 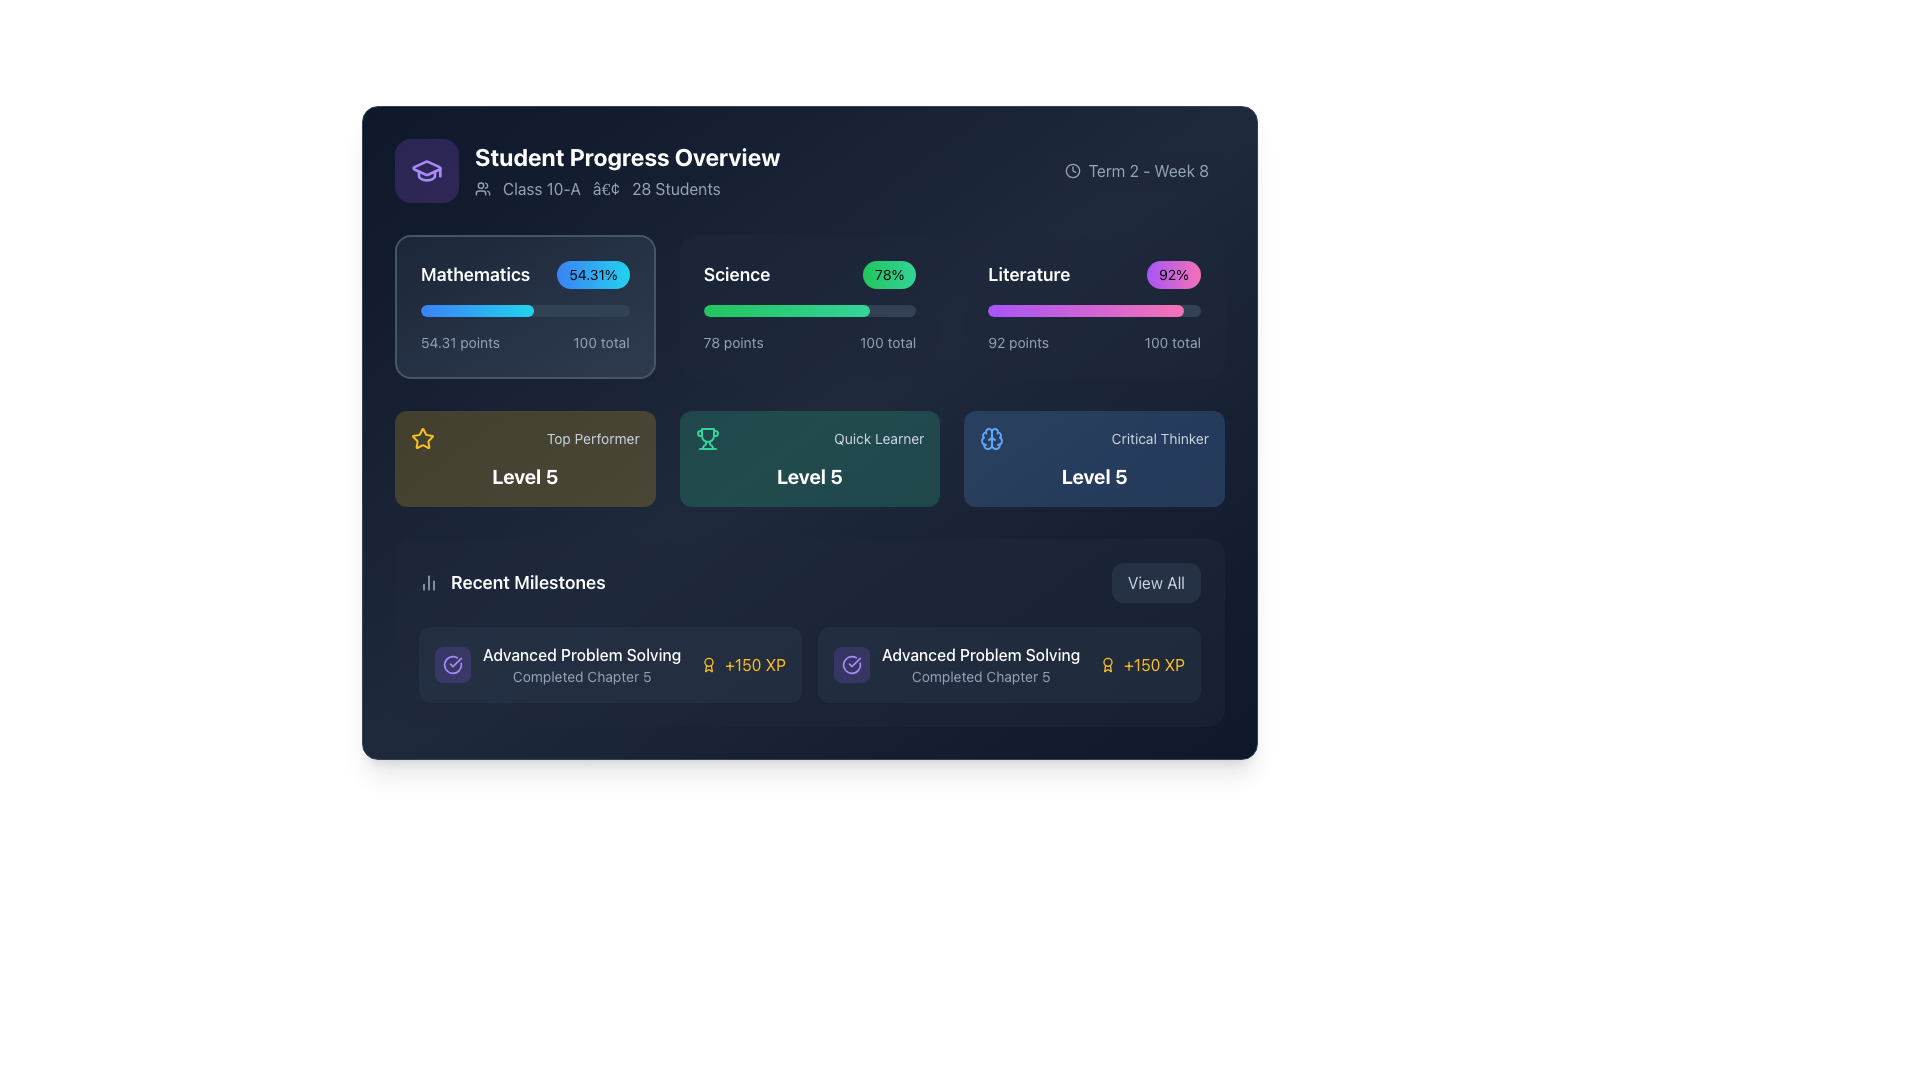 I want to click on the informational text element that indicates the completion of Chapter 5 in the 'Advanced Problem Solving' module, which is located in the 'Recent Milestones' section, so click(x=558, y=664).